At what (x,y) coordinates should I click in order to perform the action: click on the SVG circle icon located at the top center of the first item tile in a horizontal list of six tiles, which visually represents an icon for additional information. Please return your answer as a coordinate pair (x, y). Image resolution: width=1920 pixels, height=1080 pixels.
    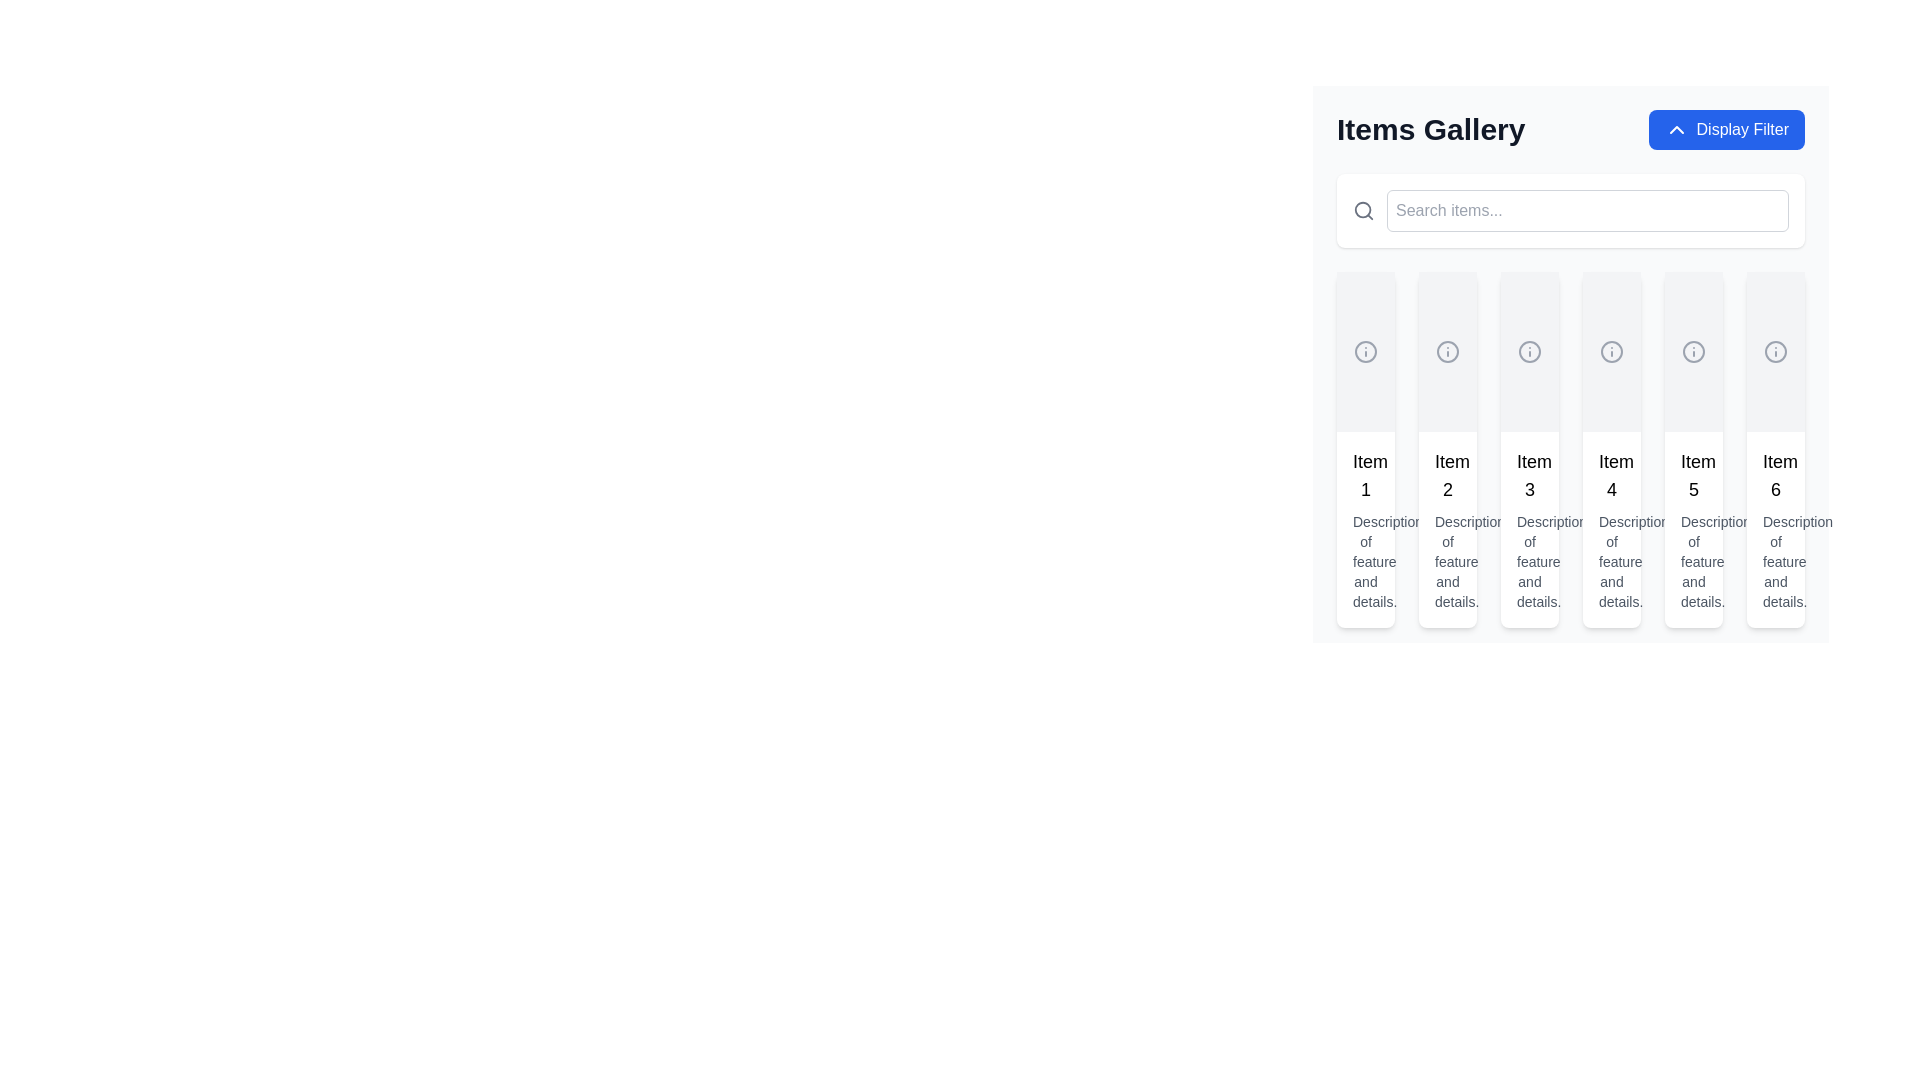
    Looking at the image, I should click on (1365, 350).